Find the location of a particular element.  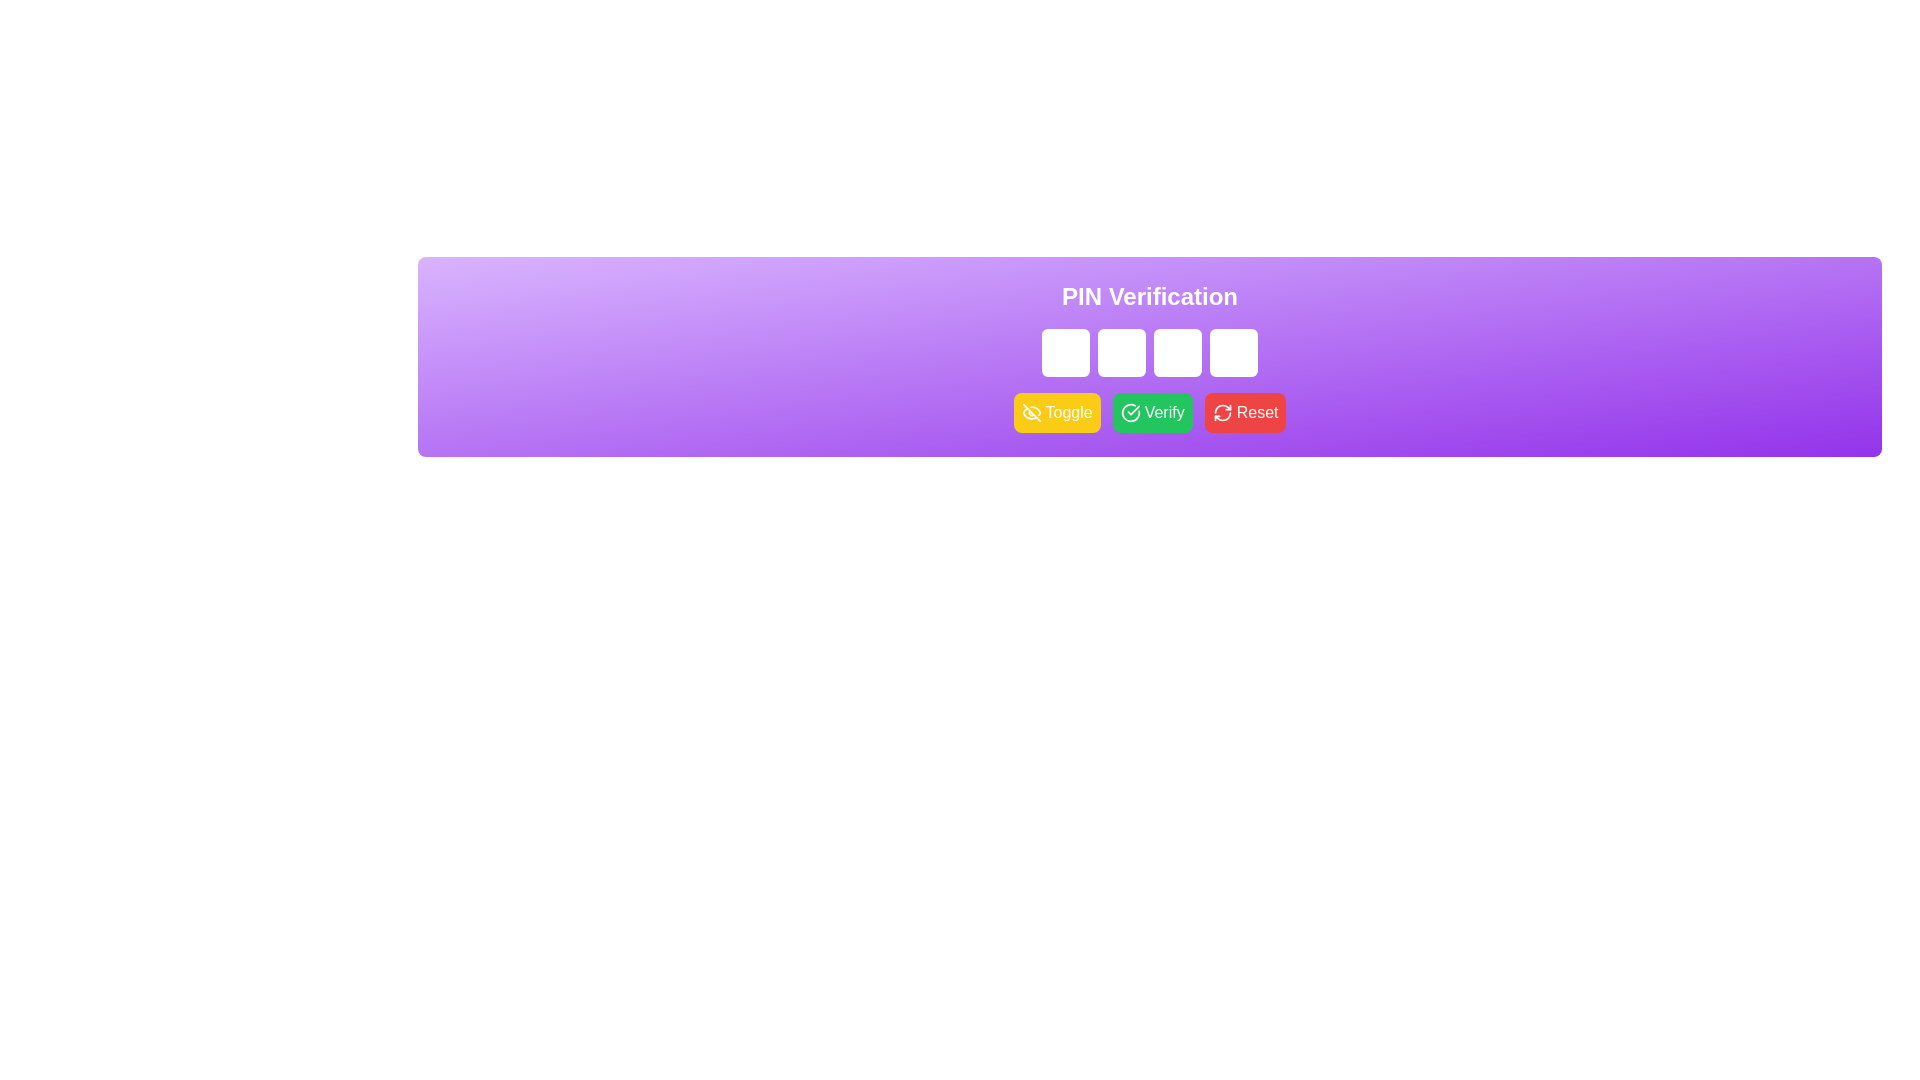

the second password input field in the PIN Verification section to trigger any visual effects is located at coordinates (1122, 352).